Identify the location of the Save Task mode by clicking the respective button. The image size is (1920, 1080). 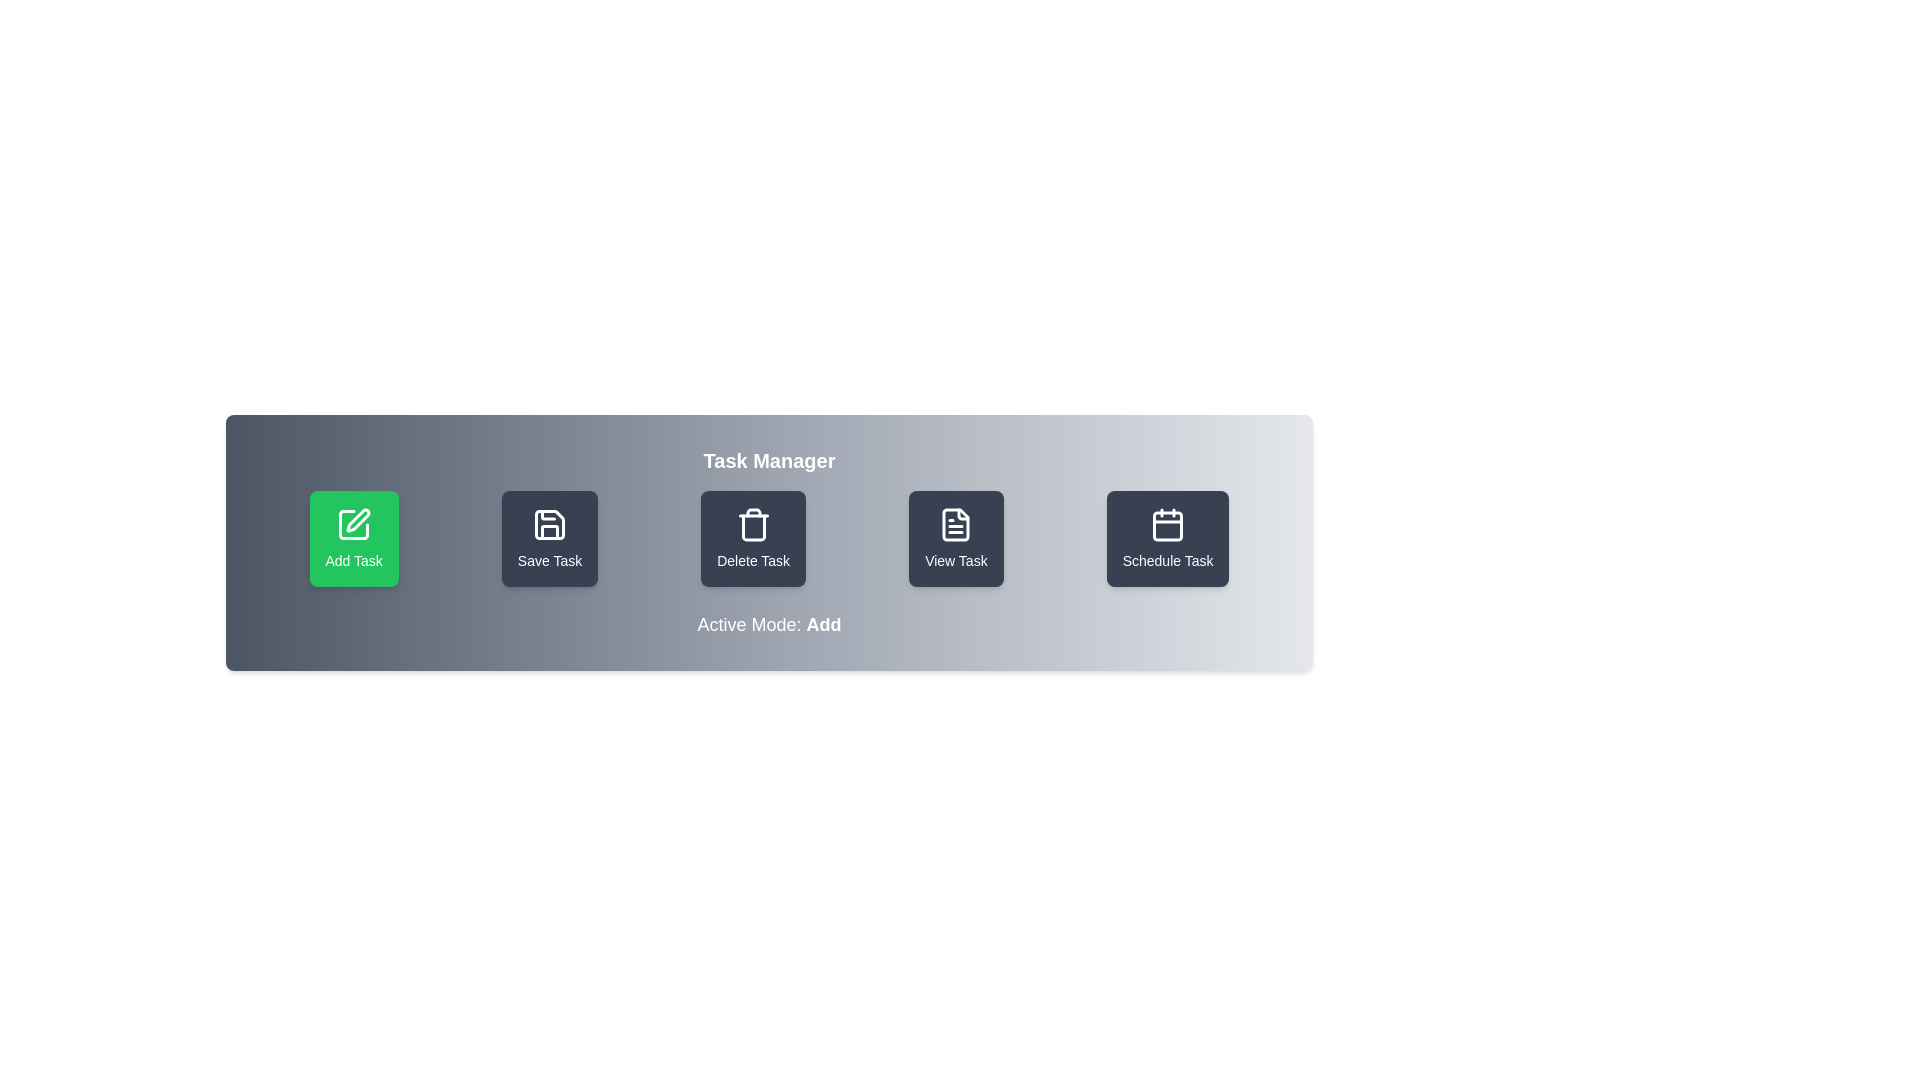
(550, 538).